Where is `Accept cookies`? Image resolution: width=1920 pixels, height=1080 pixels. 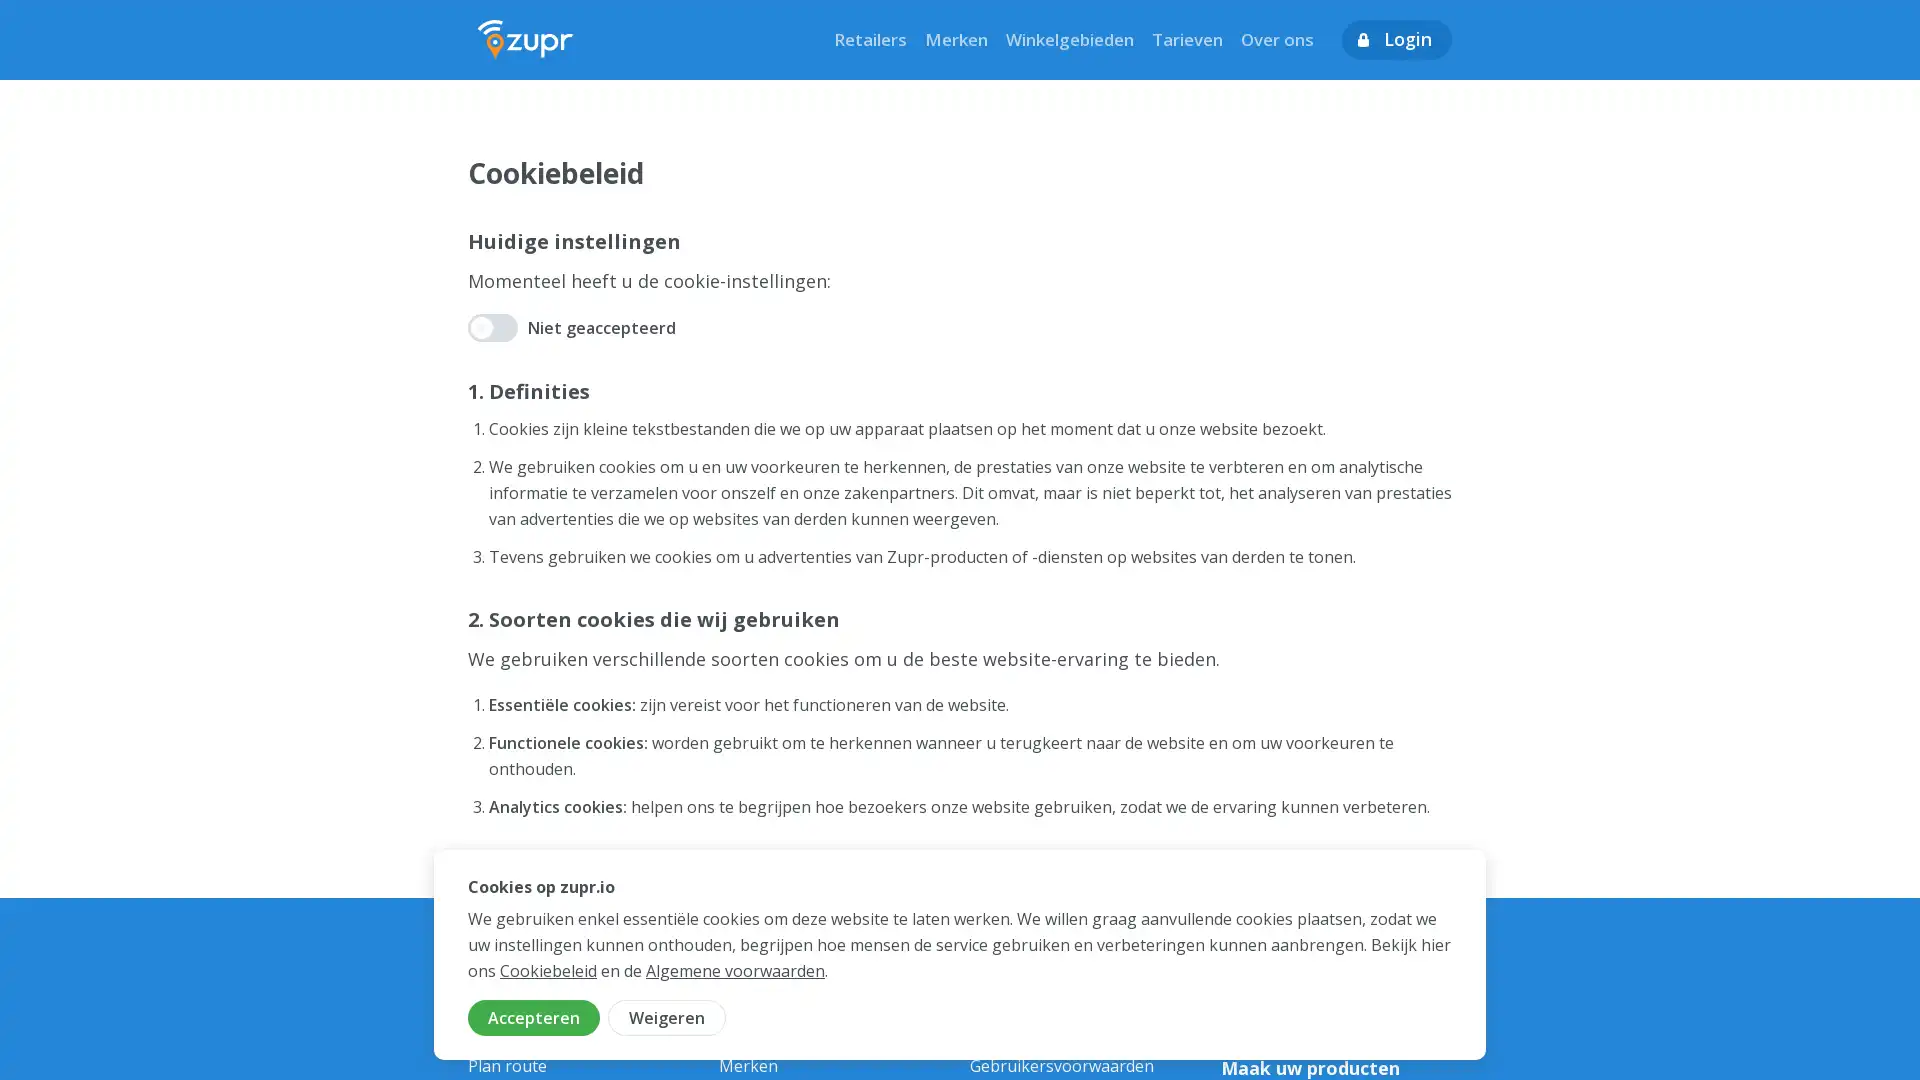 Accept cookies is located at coordinates (533, 1018).